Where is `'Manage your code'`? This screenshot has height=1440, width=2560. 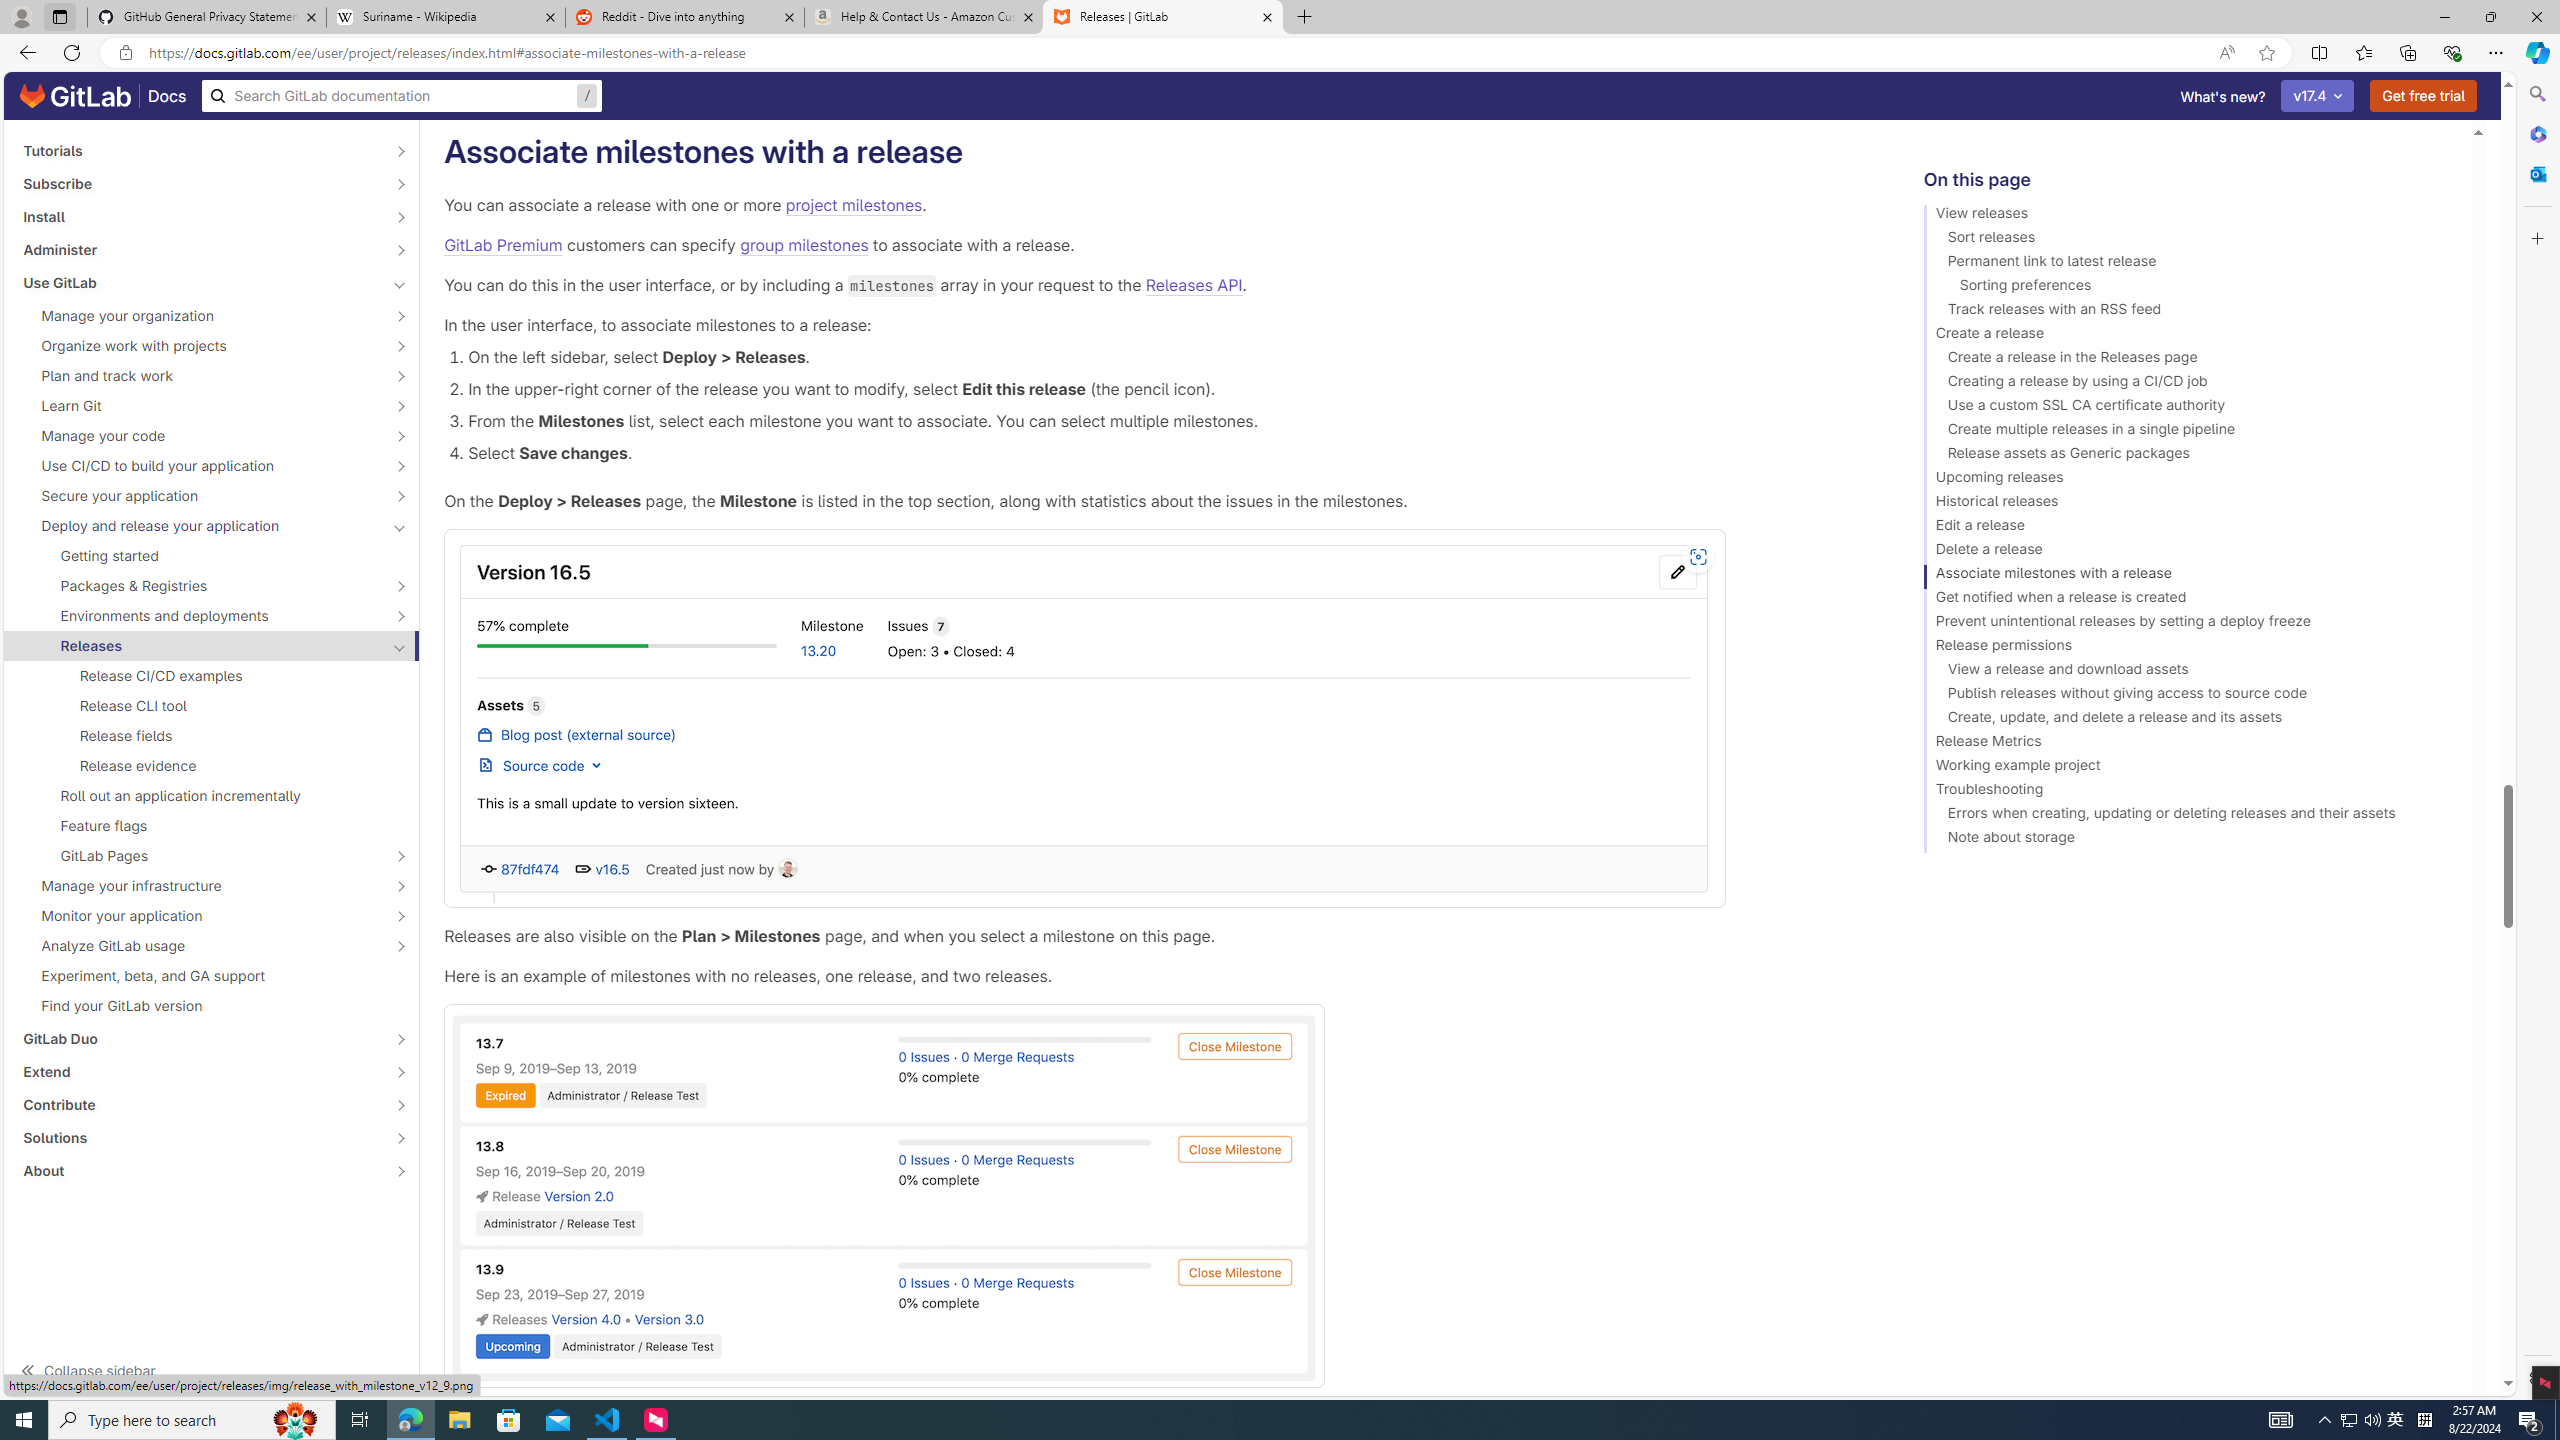 'Manage your code' is located at coordinates (199, 434).